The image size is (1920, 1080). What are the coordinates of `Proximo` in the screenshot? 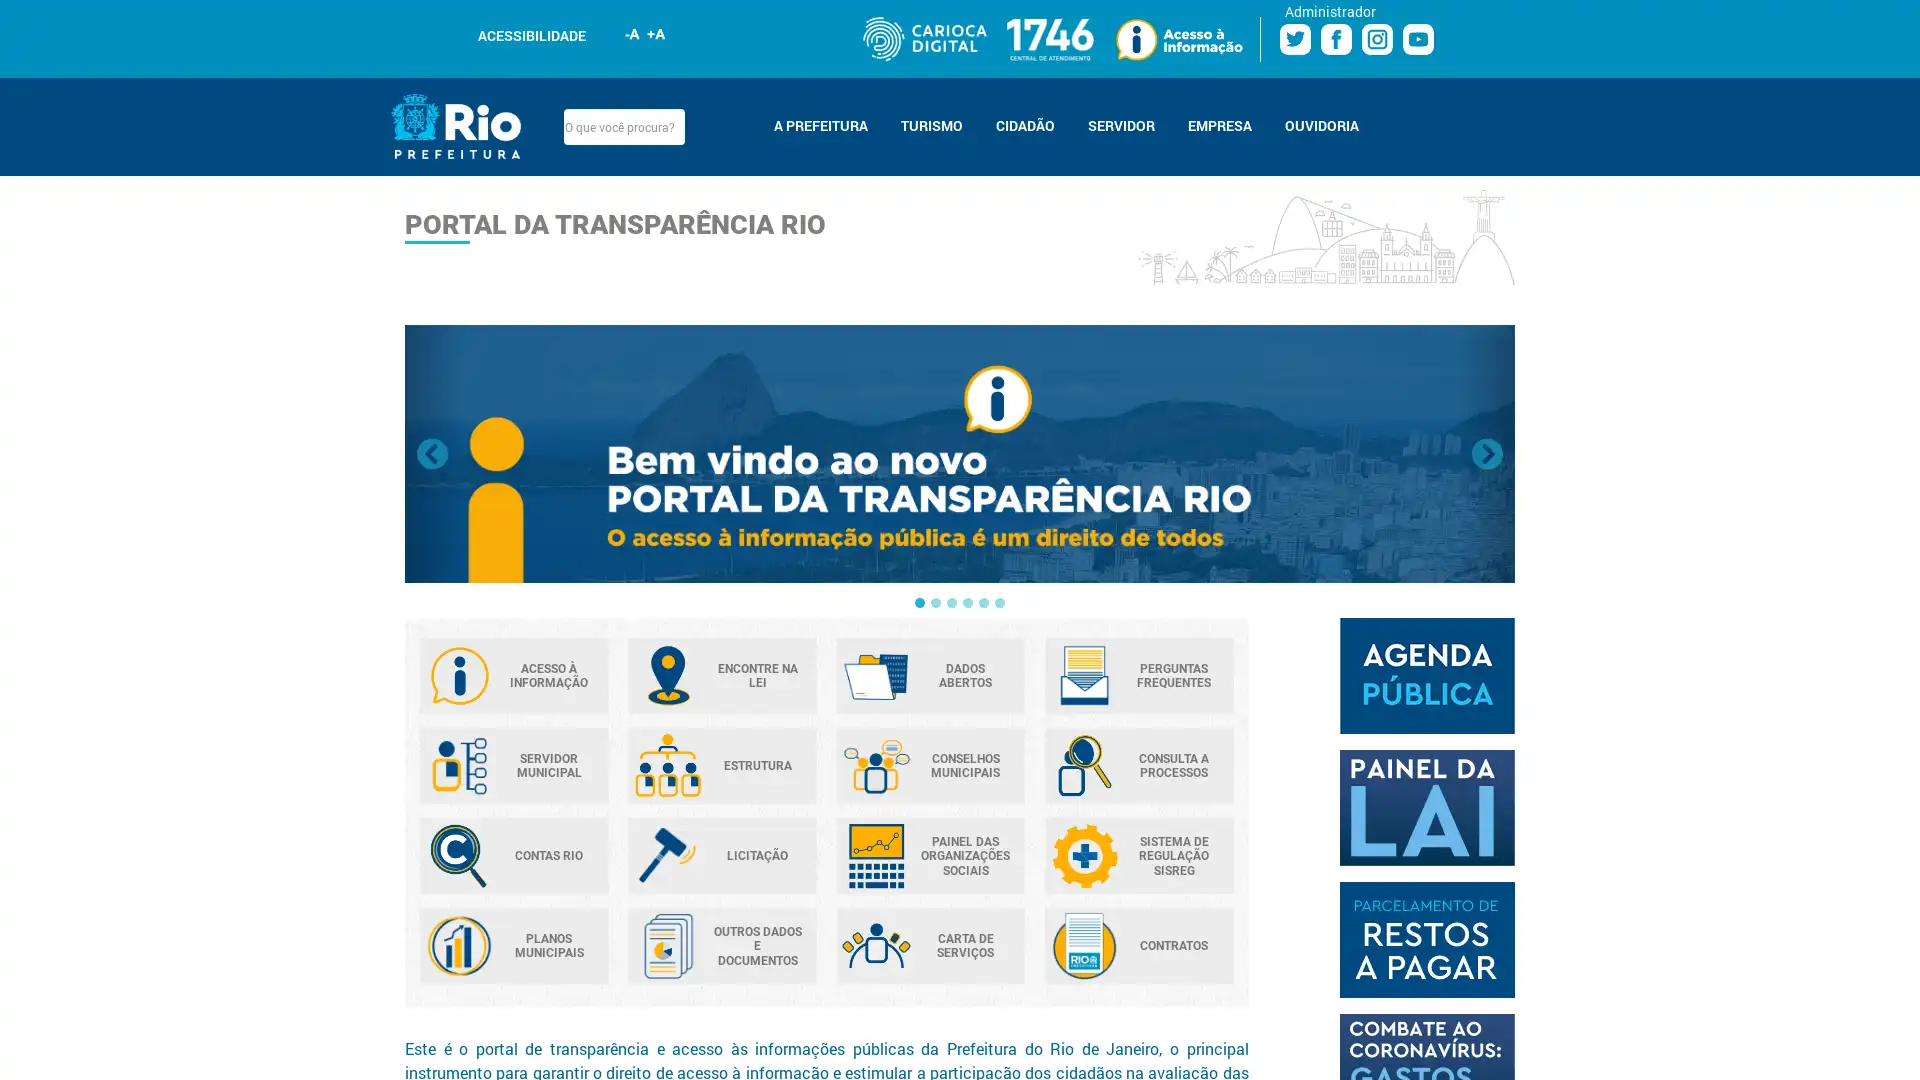 It's located at (1487, 454).